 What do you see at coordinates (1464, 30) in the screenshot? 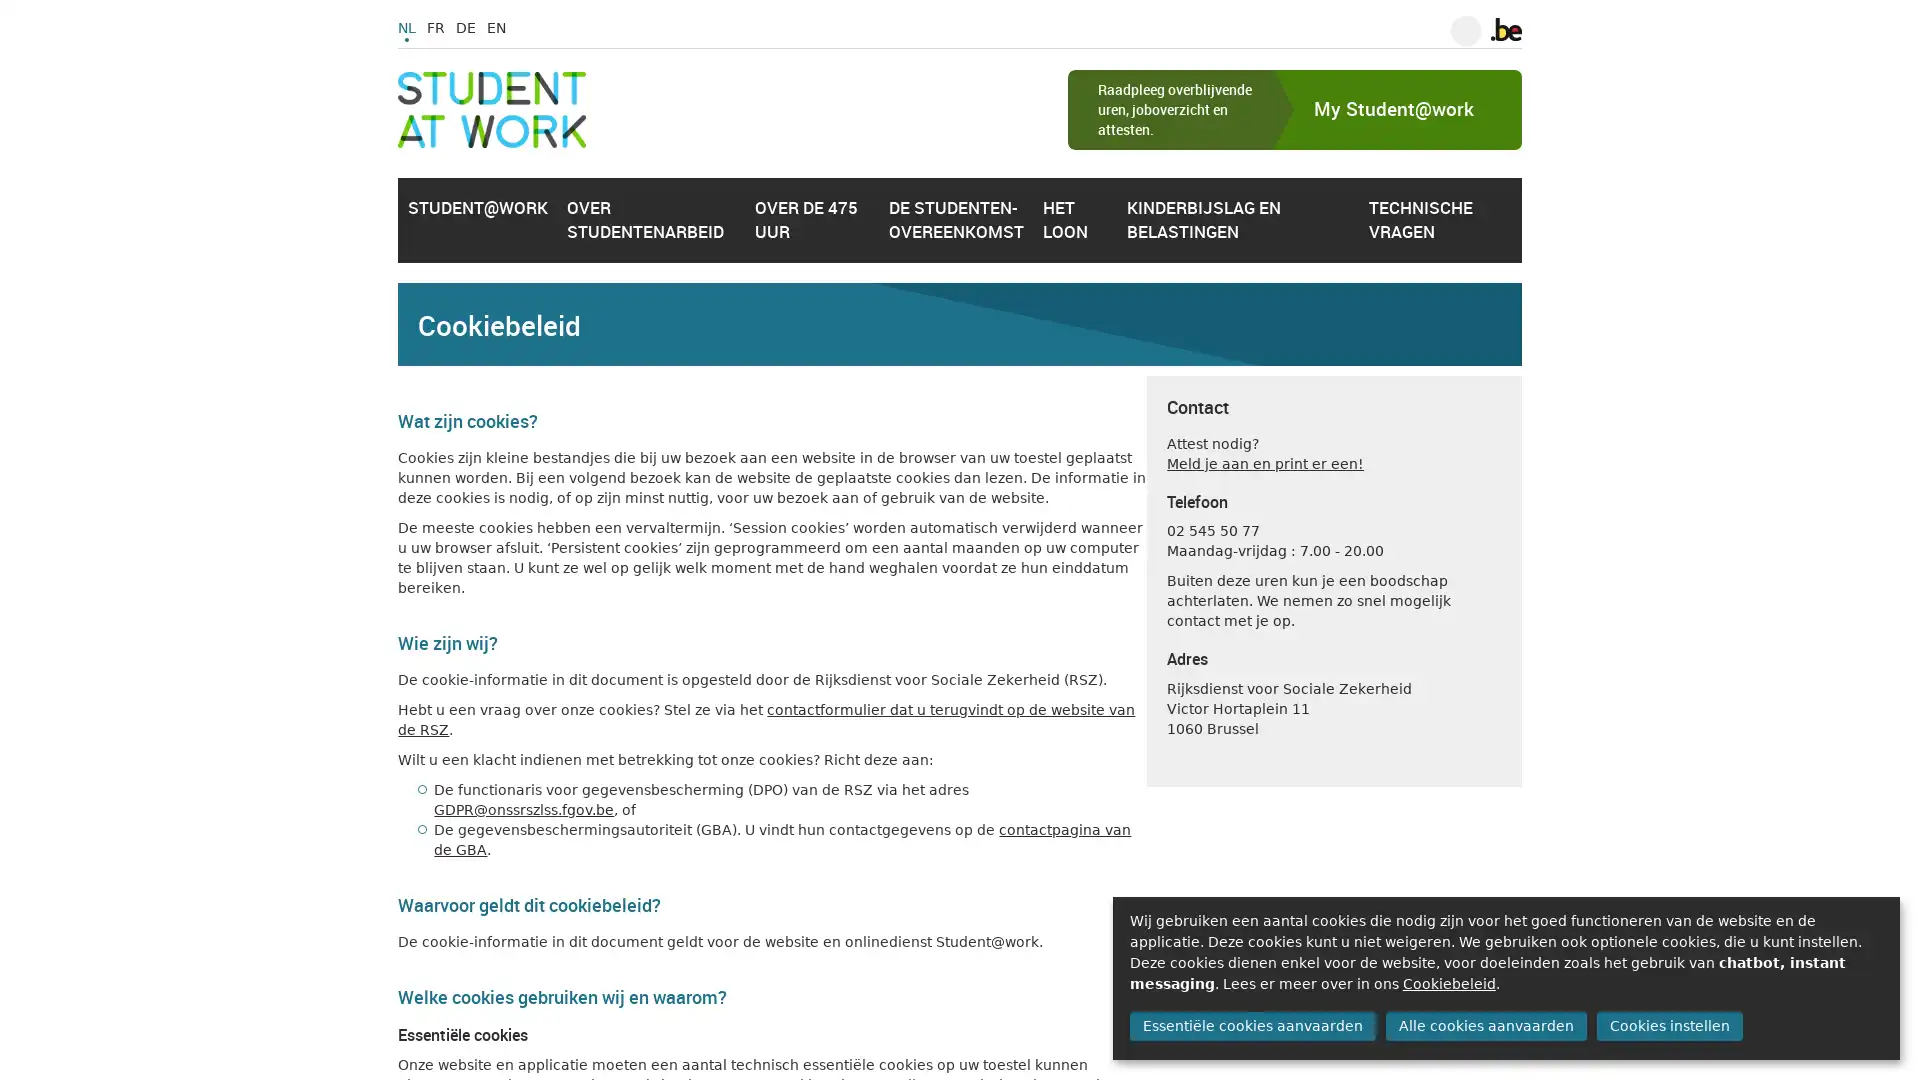
I see `Zoeken` at bounding box center [1464, 30].